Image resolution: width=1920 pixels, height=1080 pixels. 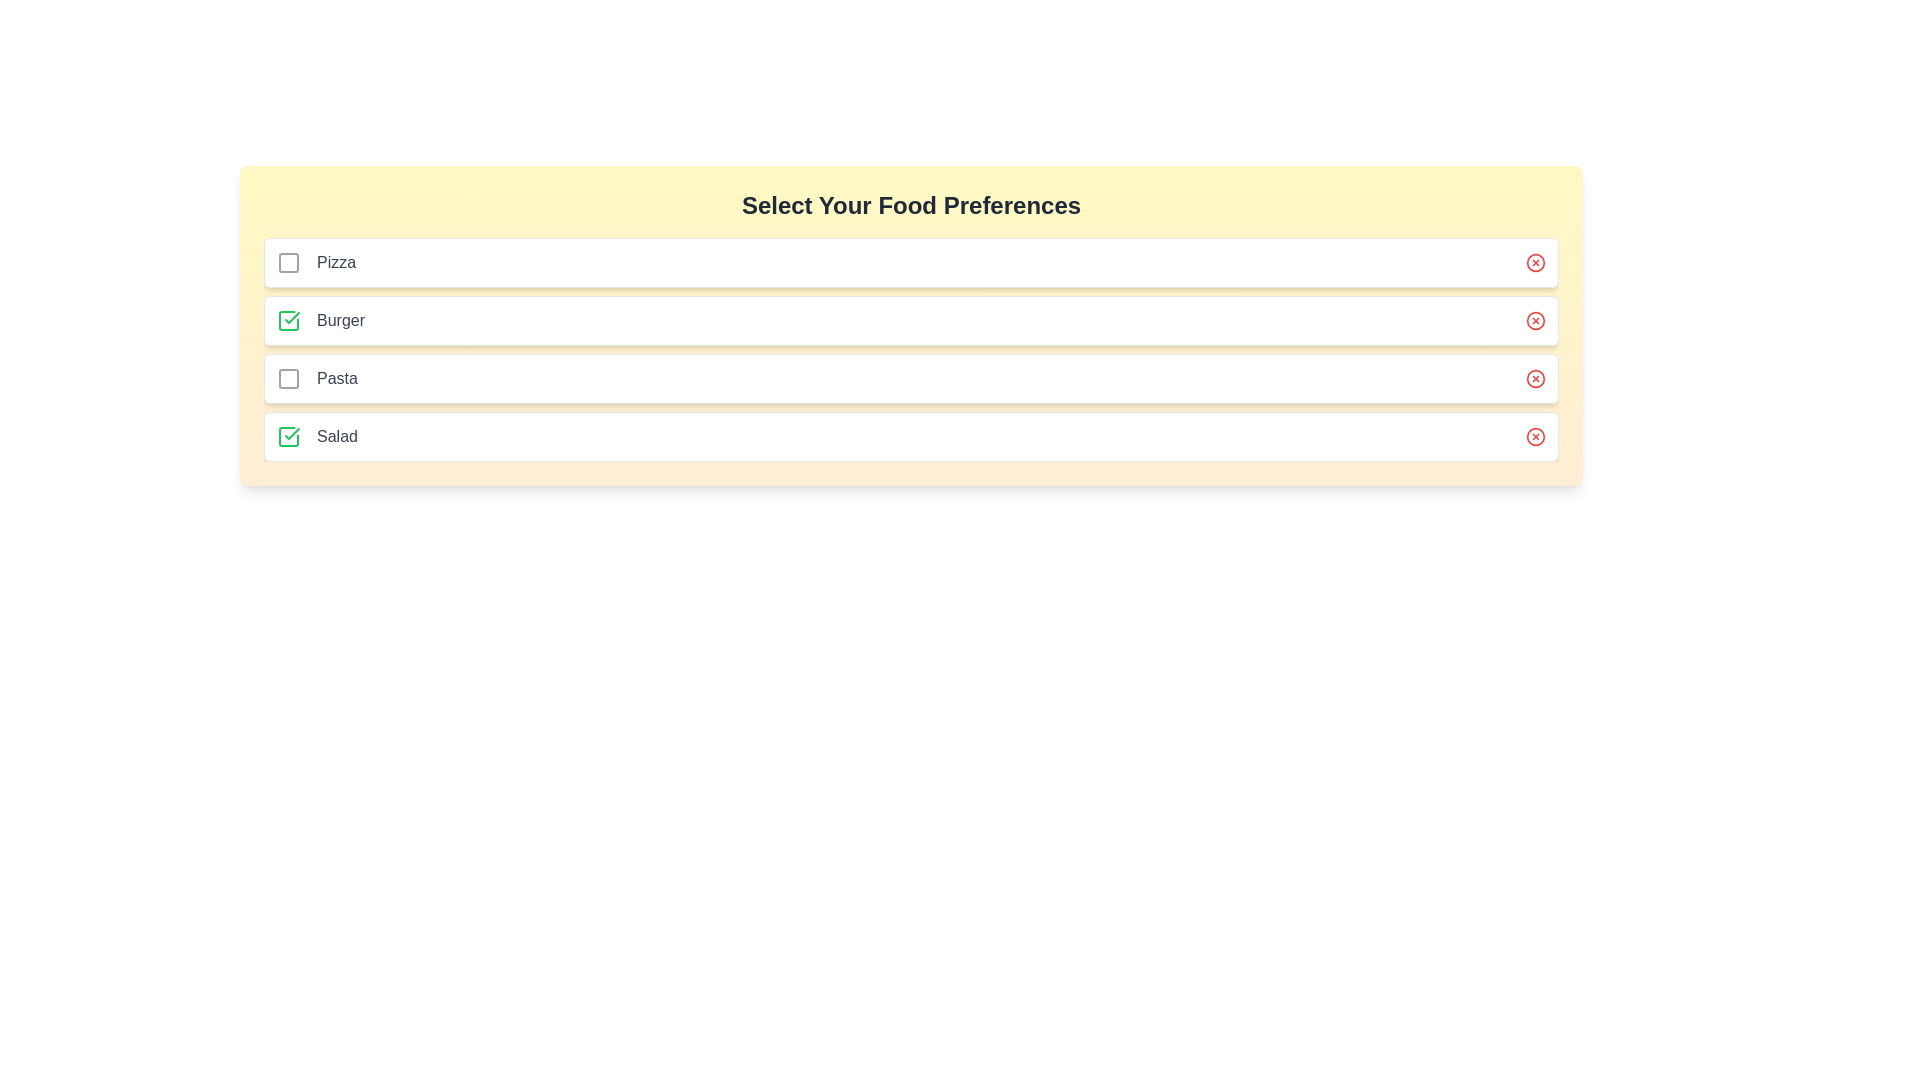 I want to click on the text label displaying 'Pizza' which is styled in gray and positioned next to a checkbox and an icon in the first row of a list component, so click(x=336, y=261).